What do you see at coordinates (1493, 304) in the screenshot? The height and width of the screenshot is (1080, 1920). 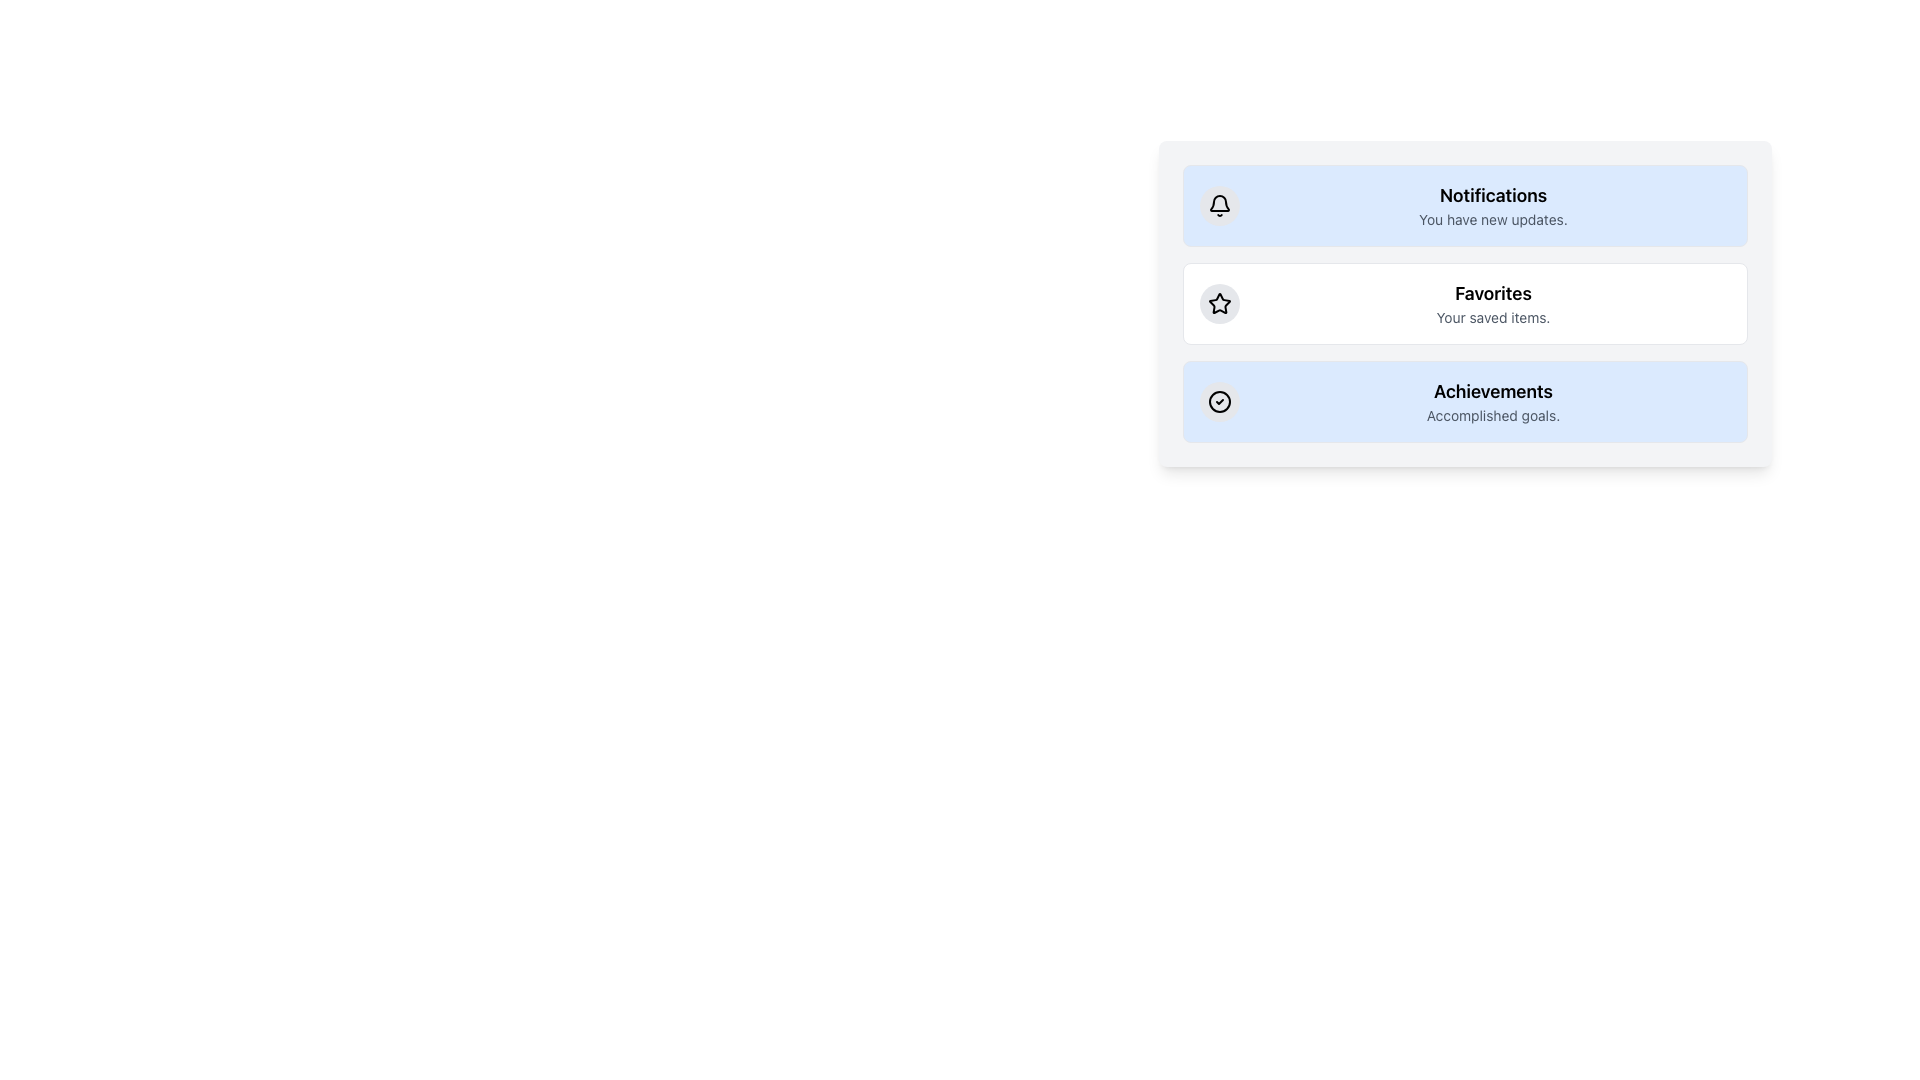 I see `the textual label element that displays 'Favorites' in bold with the subtext 'Your saved items' below it` at bounding box center [1493, 304].